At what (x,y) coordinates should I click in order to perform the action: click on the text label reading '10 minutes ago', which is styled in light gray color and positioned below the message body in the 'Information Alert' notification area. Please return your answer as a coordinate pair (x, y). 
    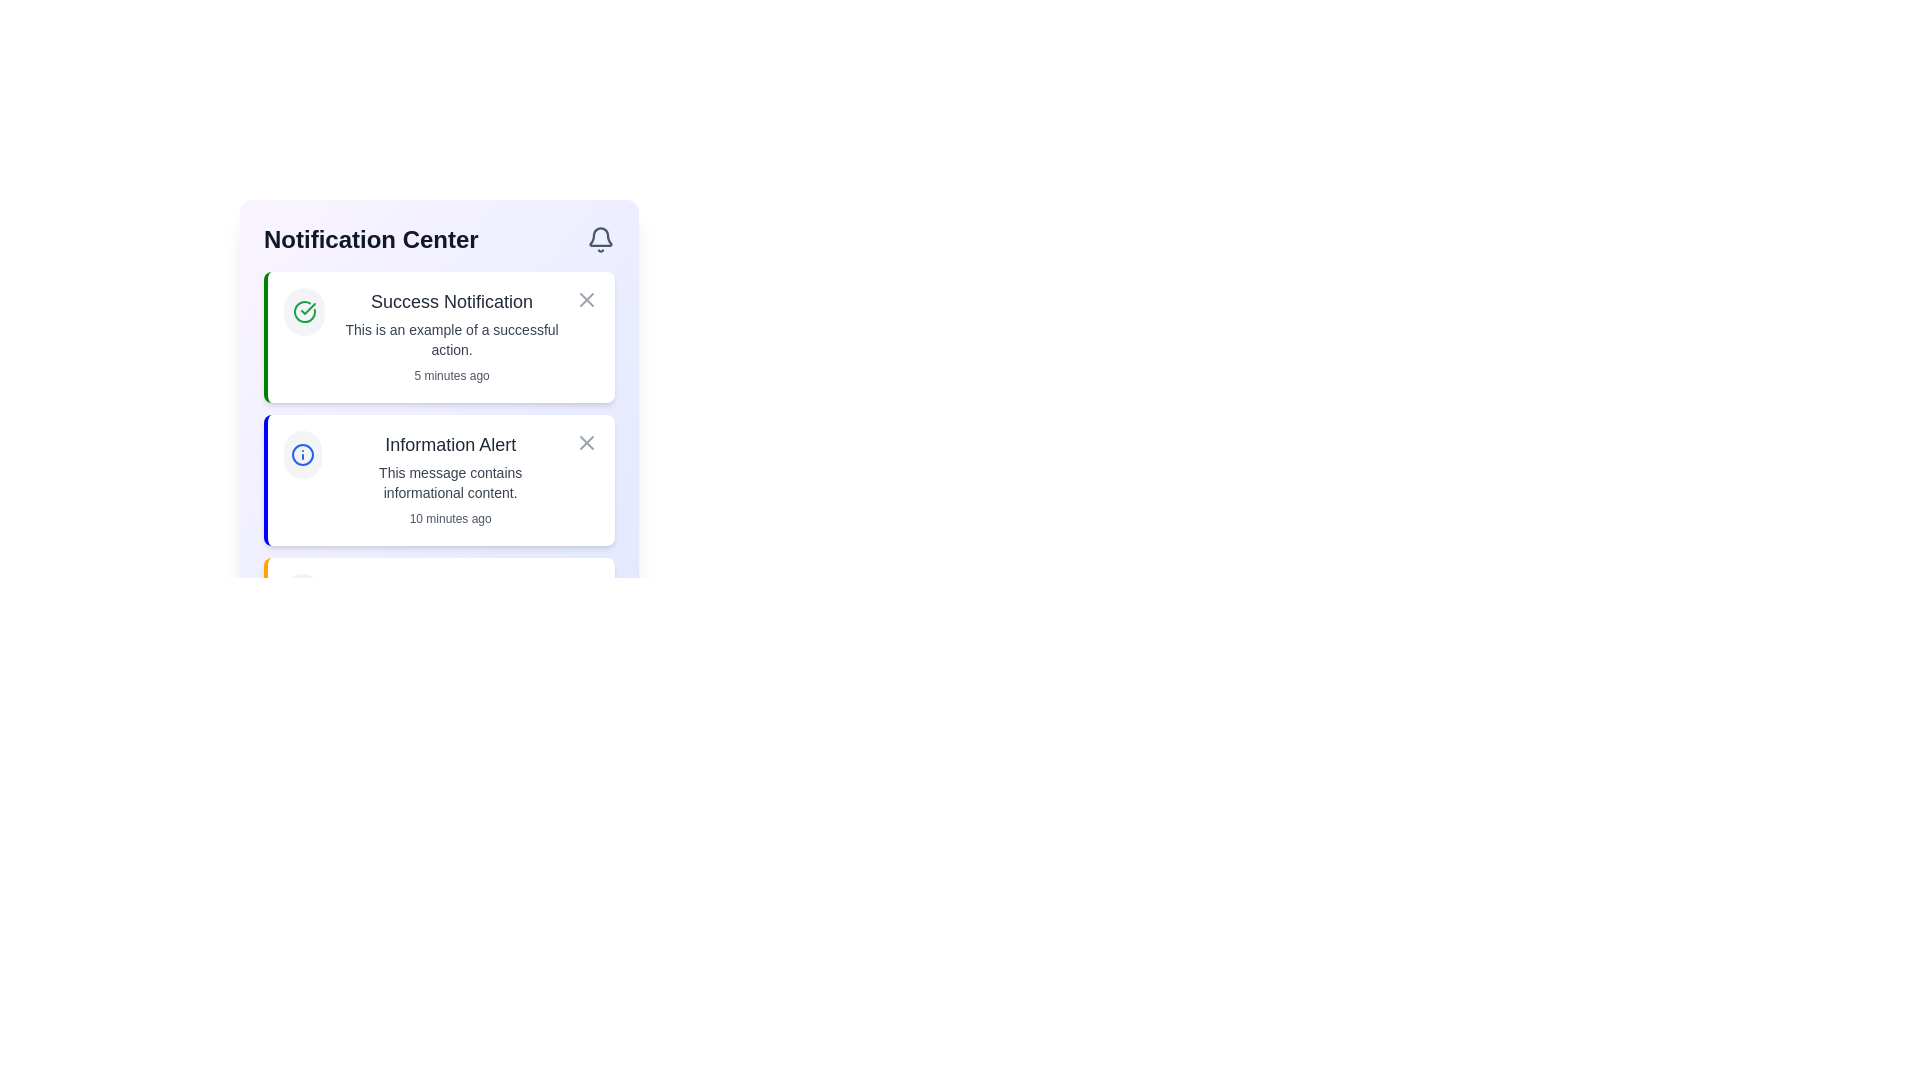
    Looking at the image, I should click on (449, 518).